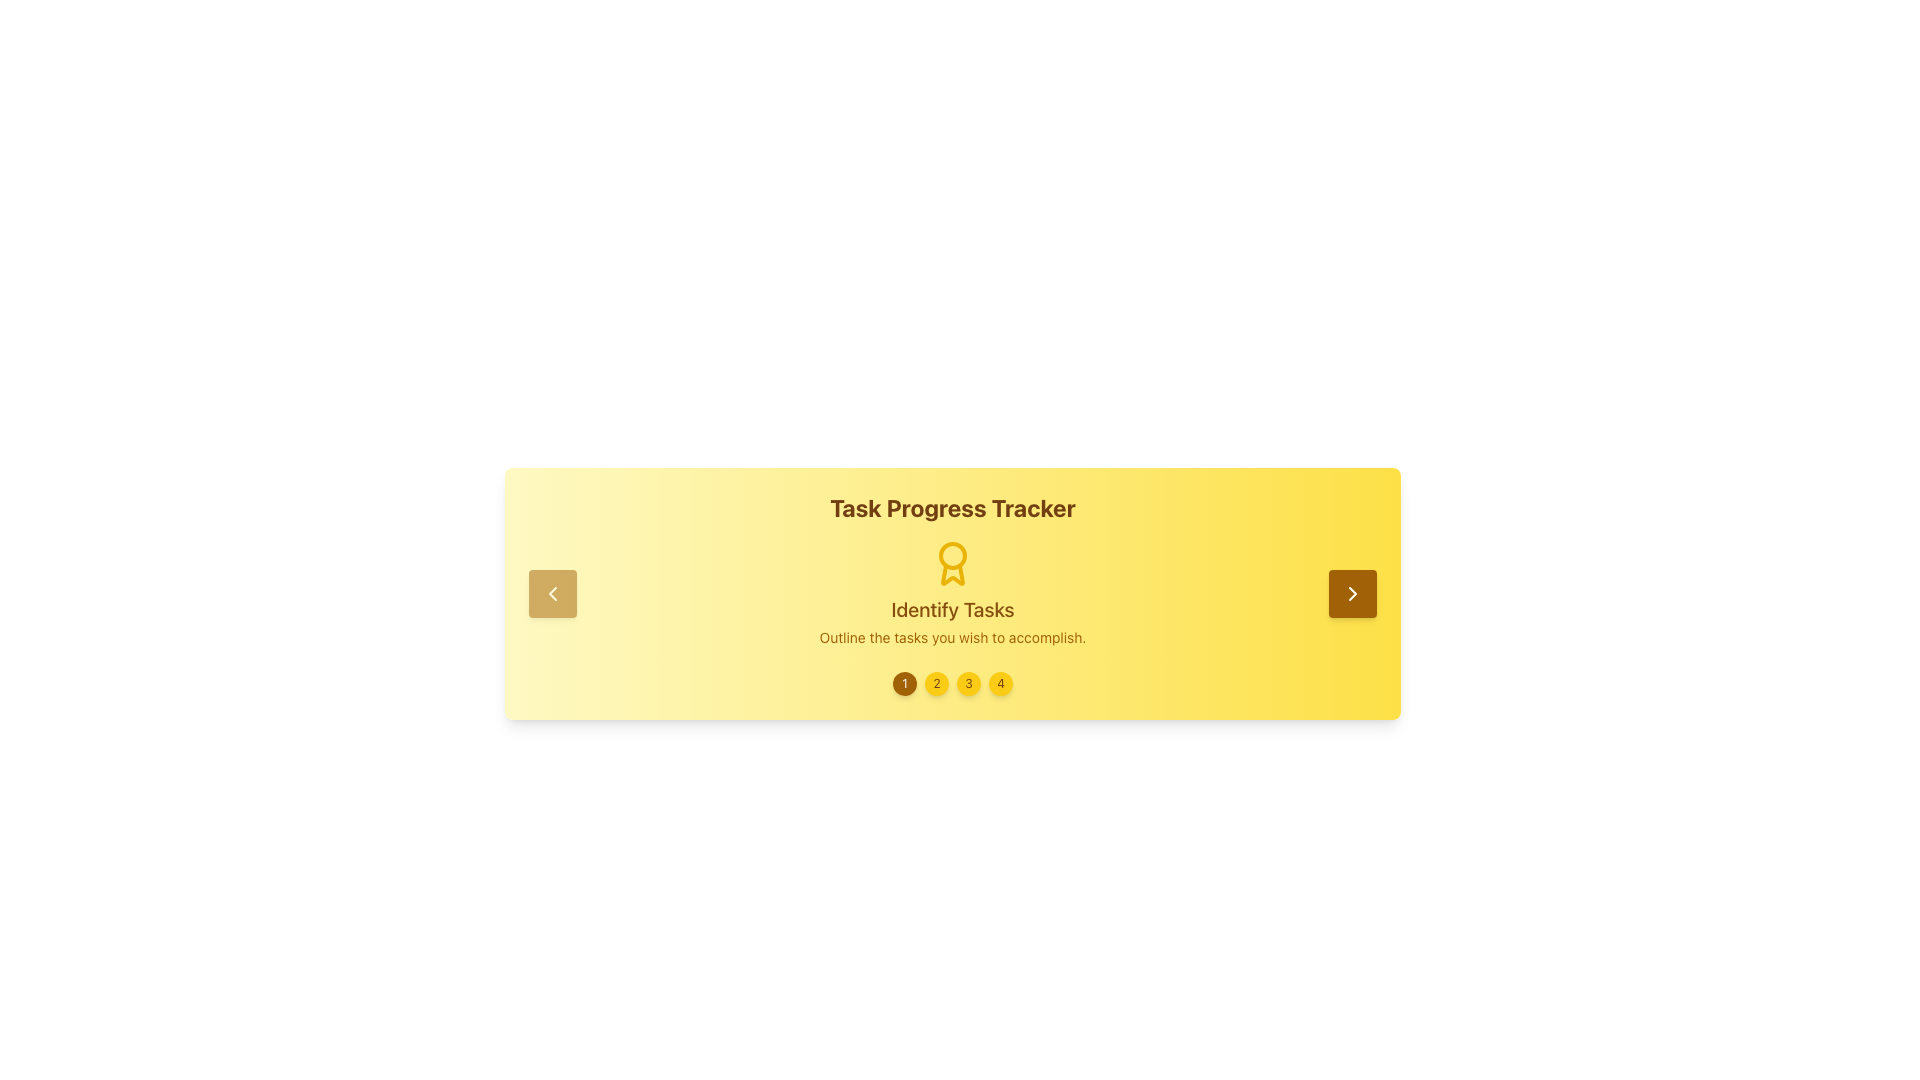  Describe the element at coordinates (1353, 593) in the screenshot. I see `the navigational icon located within the golden rectangular button at the far-right end of the horizontal progress tracker interface` at that location.